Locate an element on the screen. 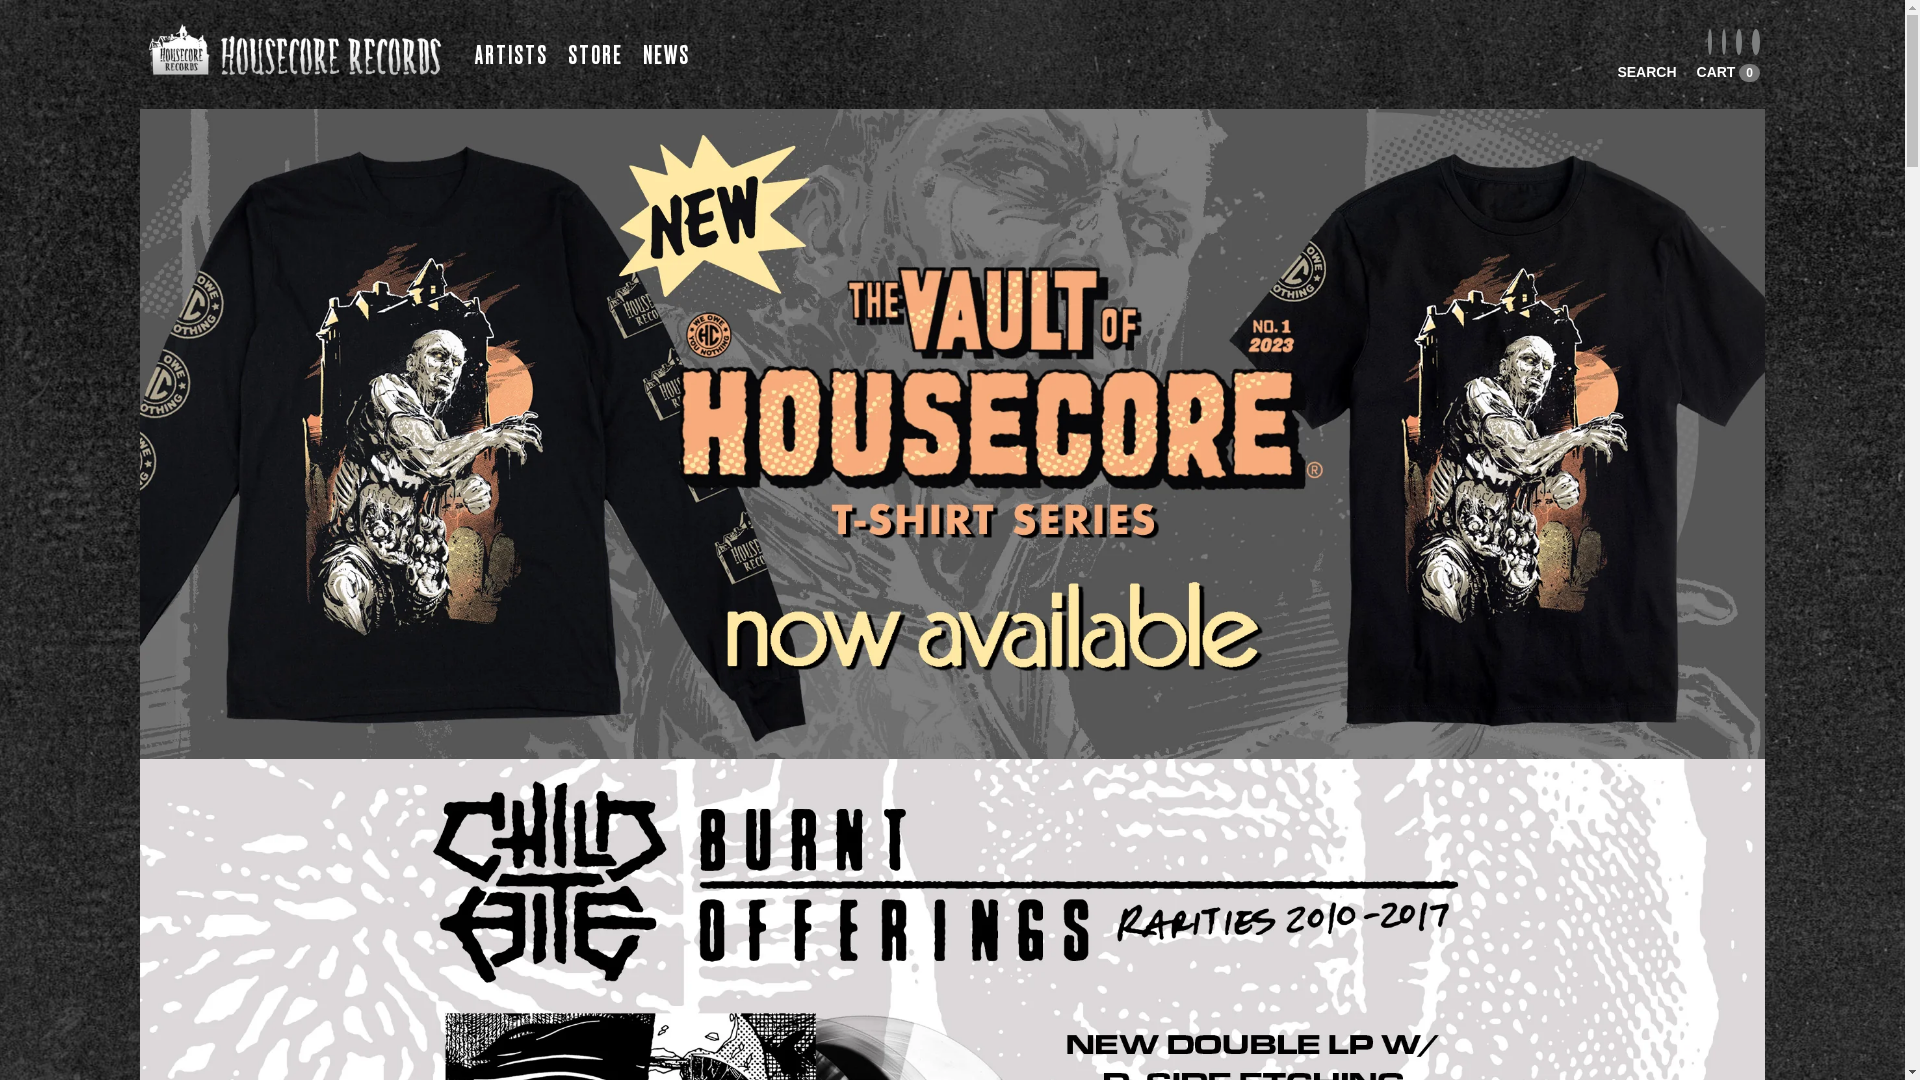 Image resolution: width=1920 pixels, height=1080 pixels. 'STORE' is located at coordinates (594, 55).